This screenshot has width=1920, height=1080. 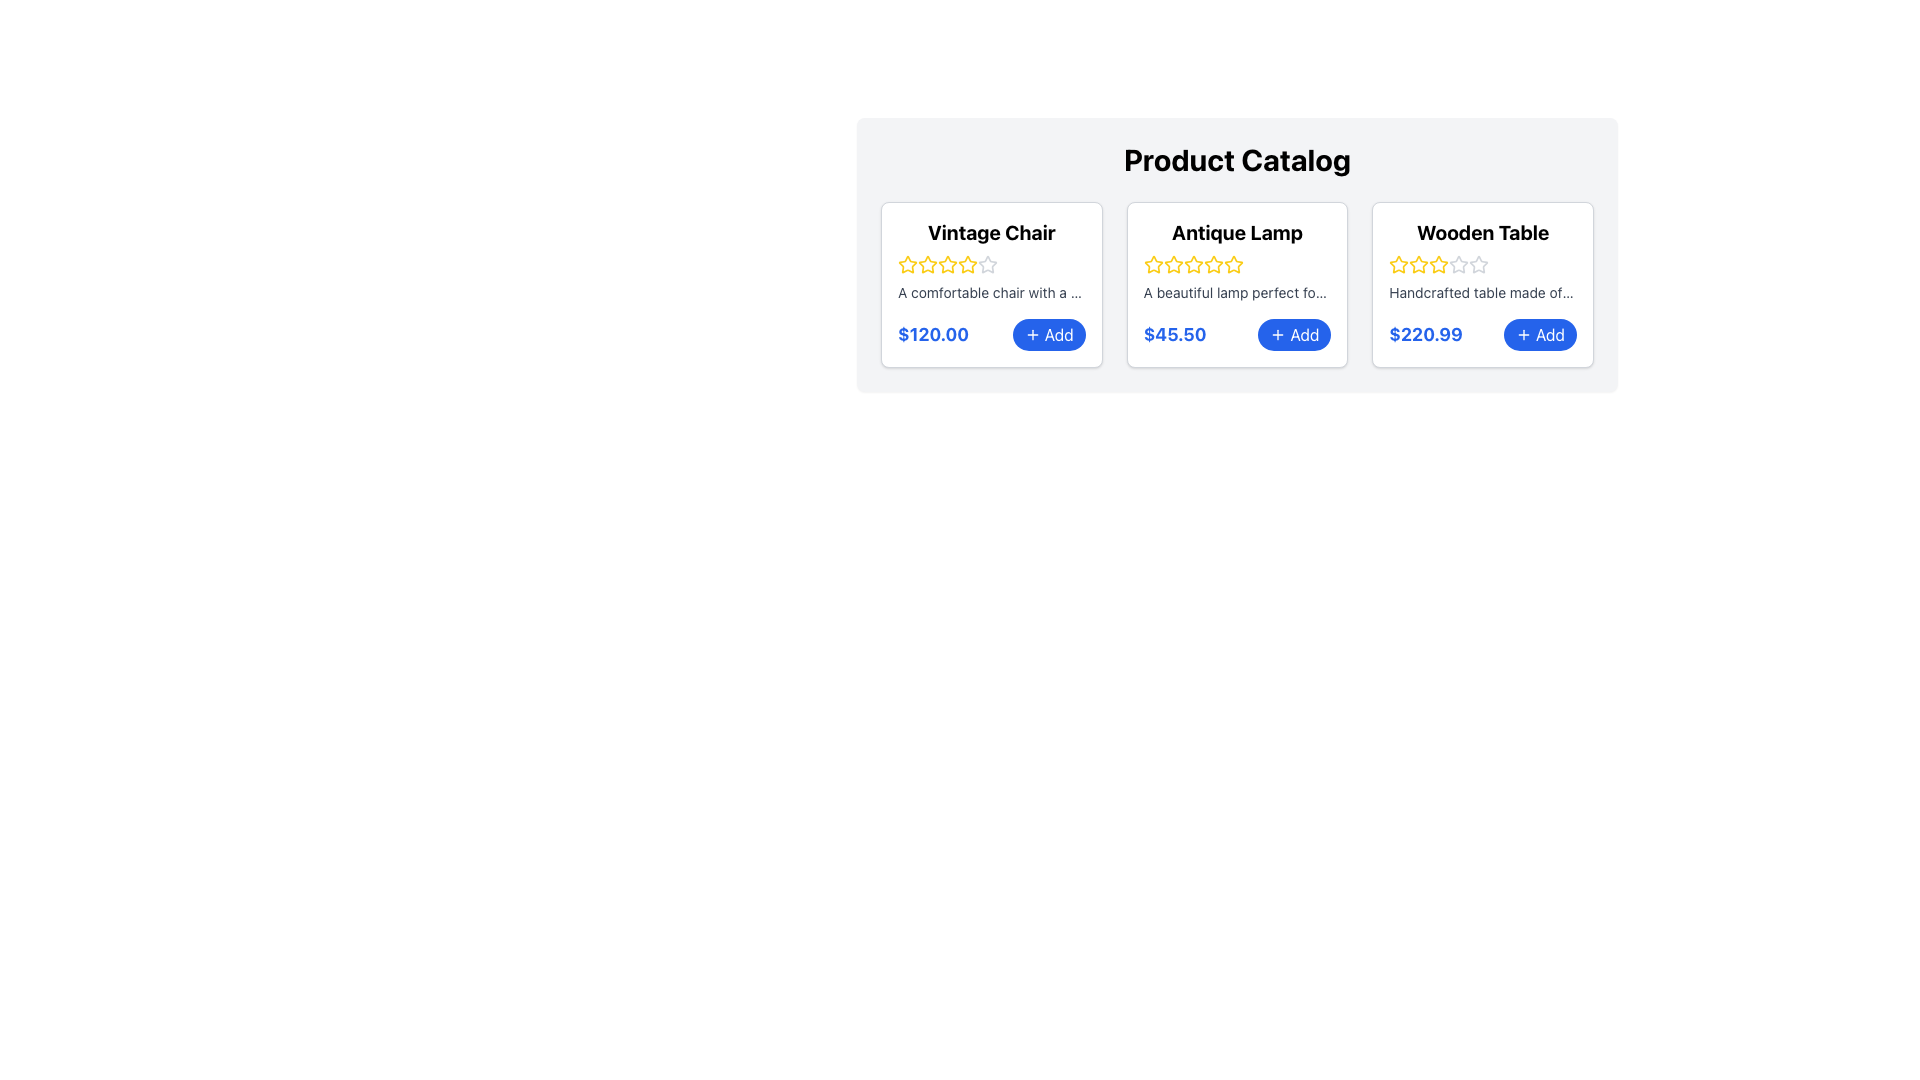 What do you see at coordinates (1398, 264) in the screenshot?
I see `the first yellow star icon within the 'Wooden Table' product card to interact with the rating` at bounding box center [1398, 264].